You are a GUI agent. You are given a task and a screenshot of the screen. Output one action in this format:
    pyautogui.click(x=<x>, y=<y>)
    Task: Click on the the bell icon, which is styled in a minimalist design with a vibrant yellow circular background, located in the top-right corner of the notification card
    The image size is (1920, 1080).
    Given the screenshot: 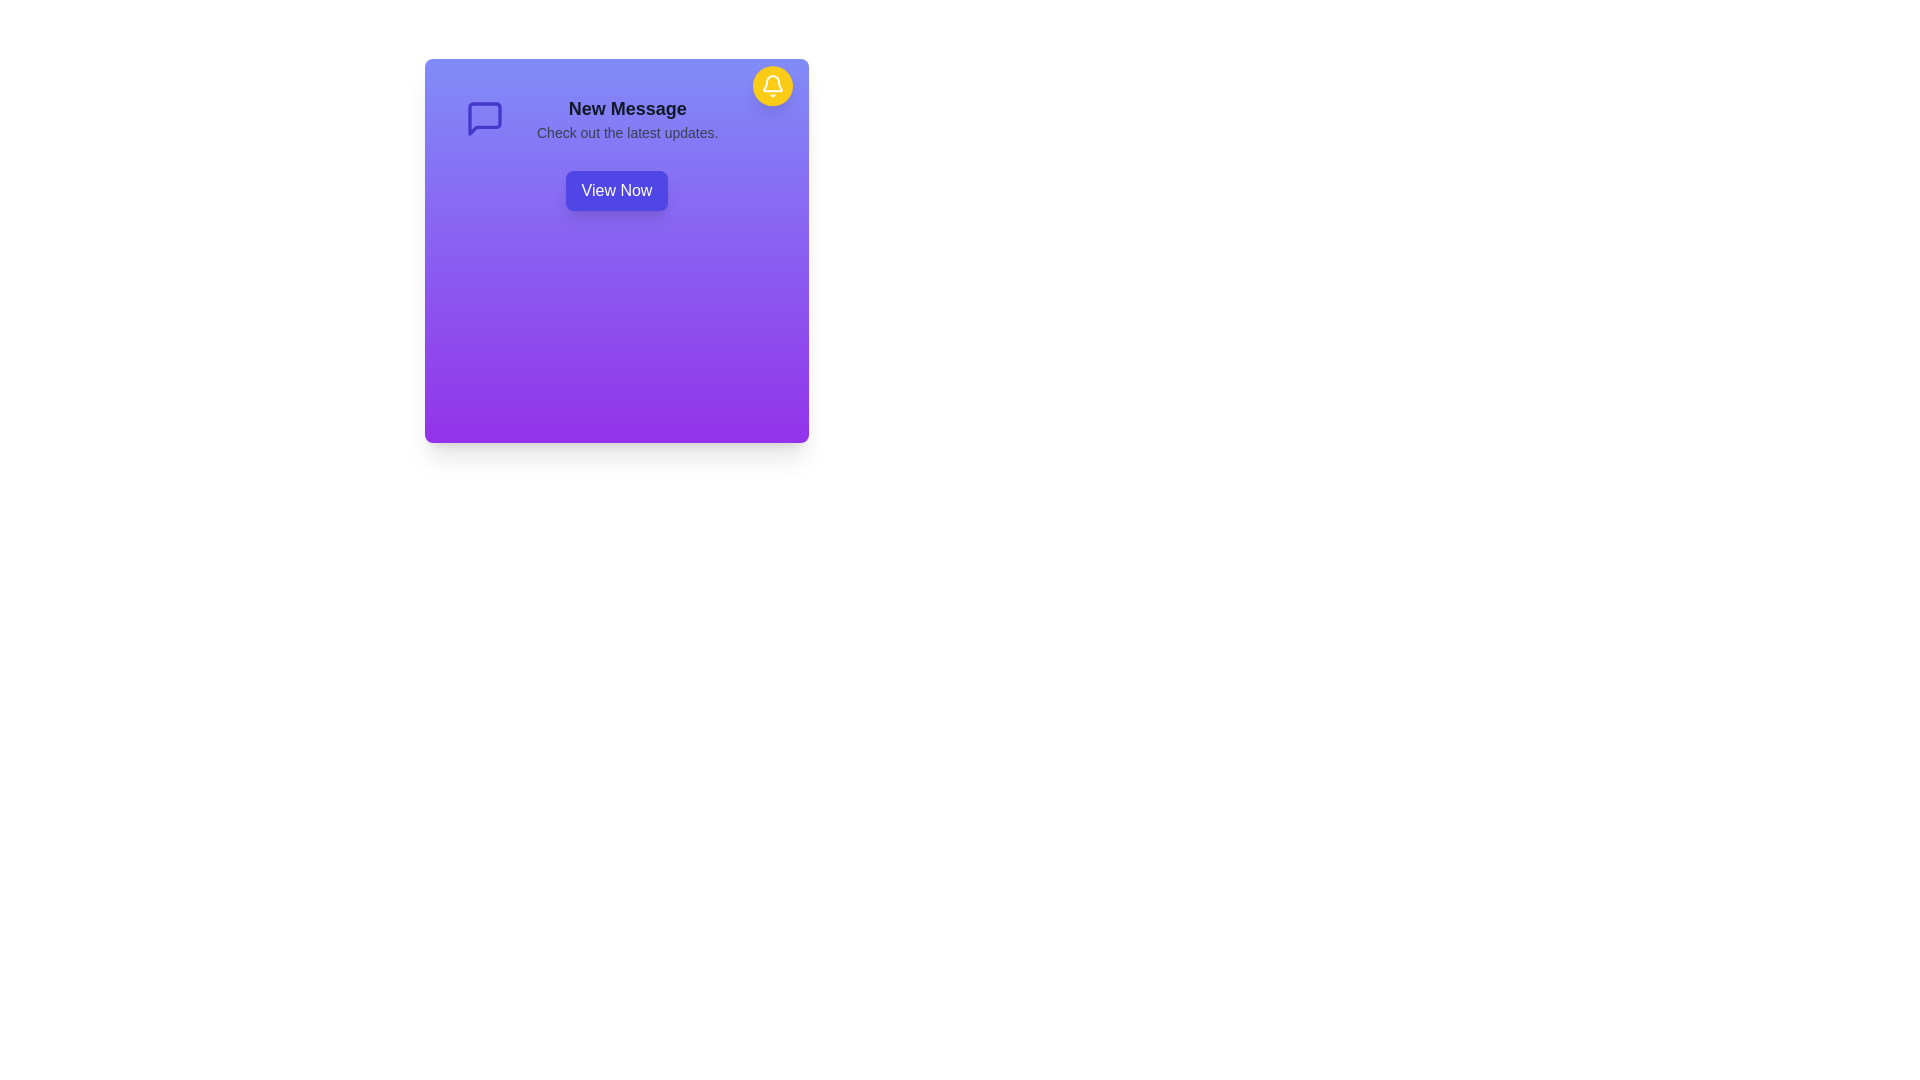 What is the action you would take?
    pyautogui.click(x=771, y=91)
    